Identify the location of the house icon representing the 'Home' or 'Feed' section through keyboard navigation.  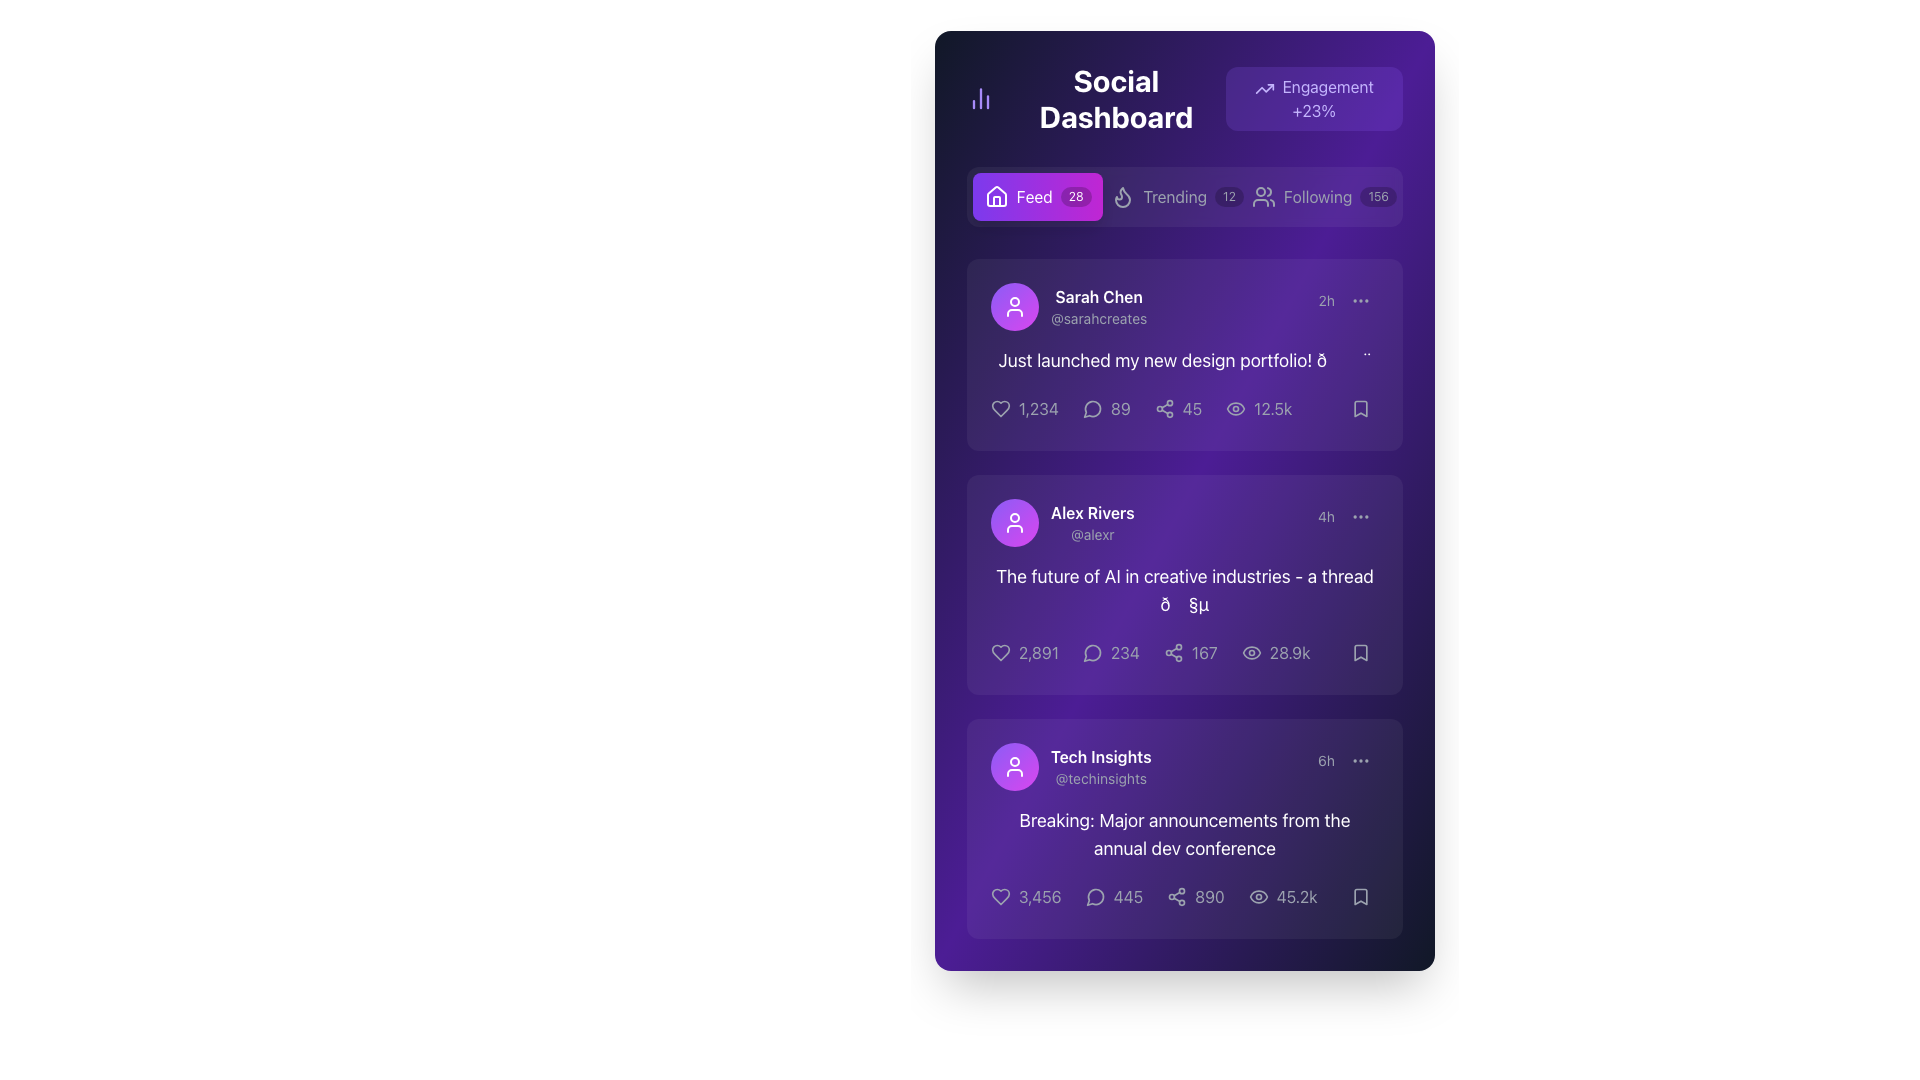
(996, 196).